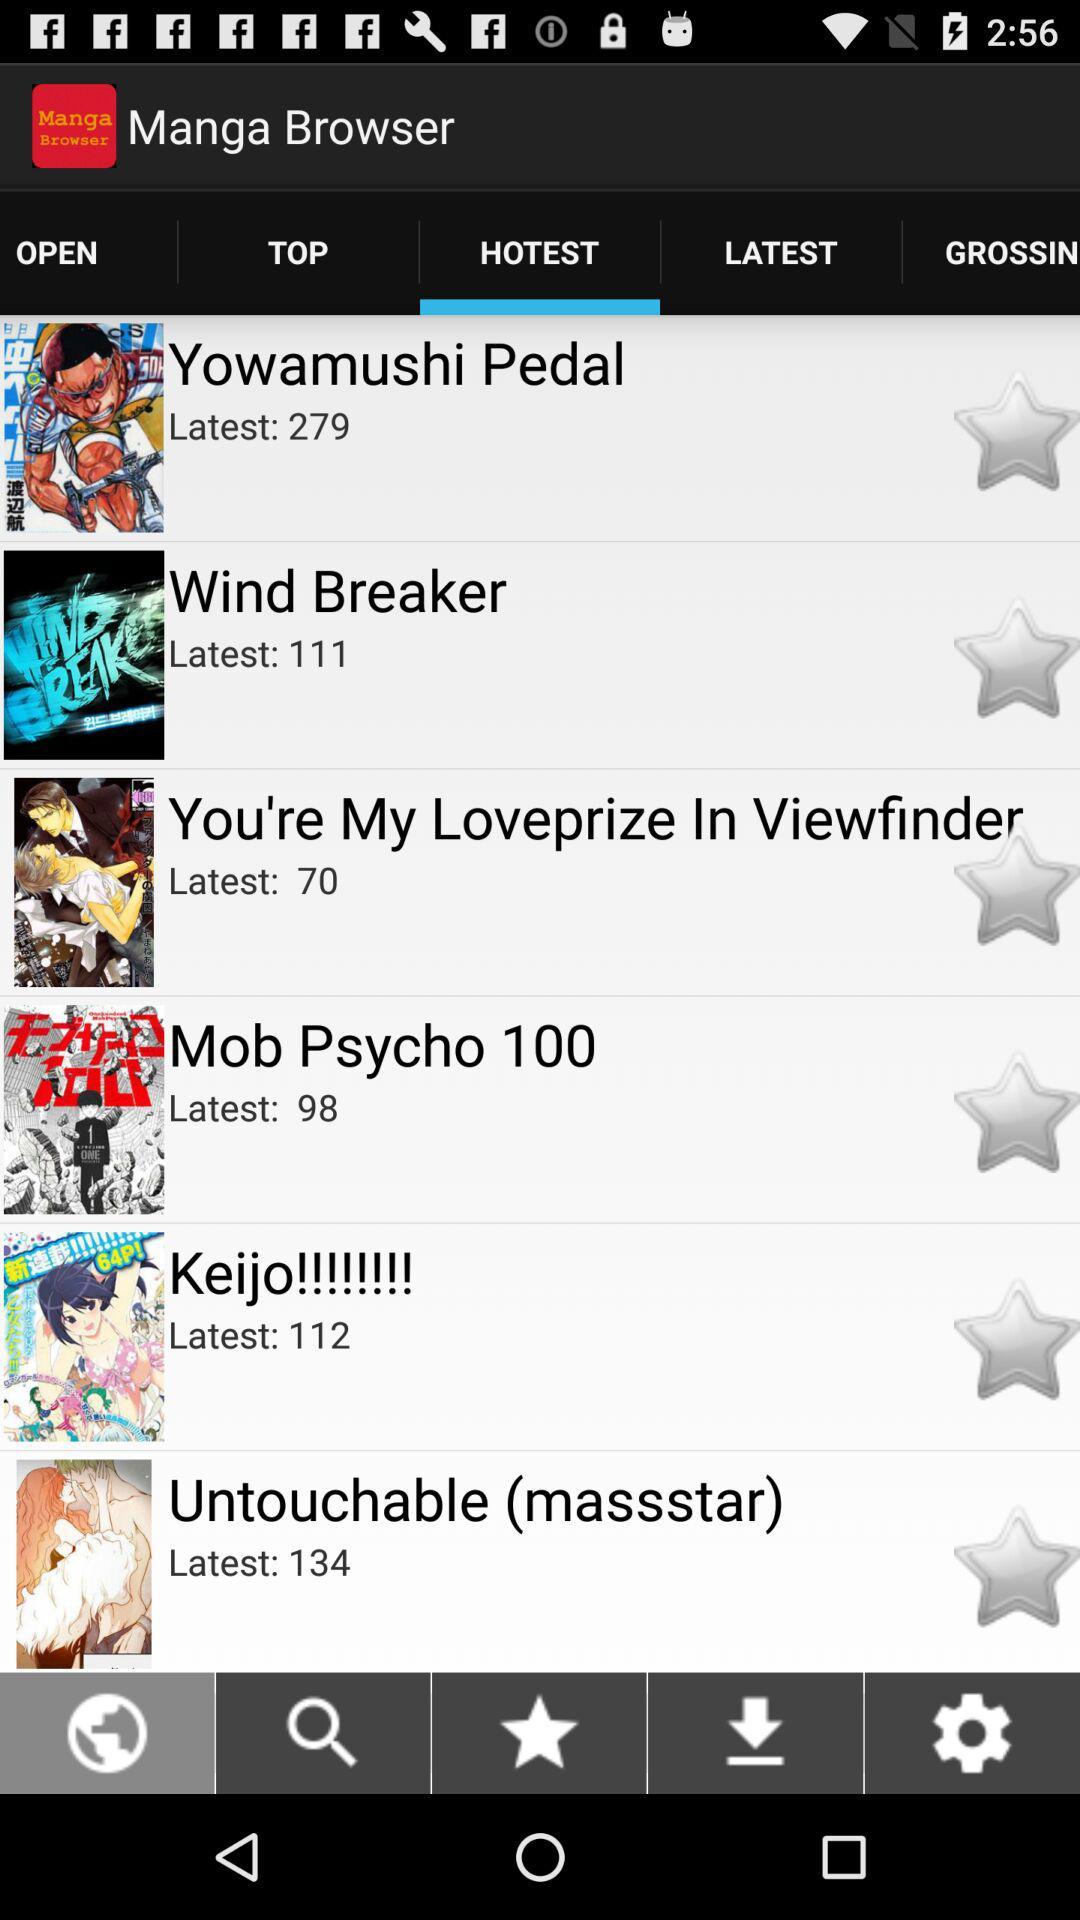 This screenshot has width=1080, height=1920. I want to click on icon above the latest: 134 icon, so click(623, 1498).